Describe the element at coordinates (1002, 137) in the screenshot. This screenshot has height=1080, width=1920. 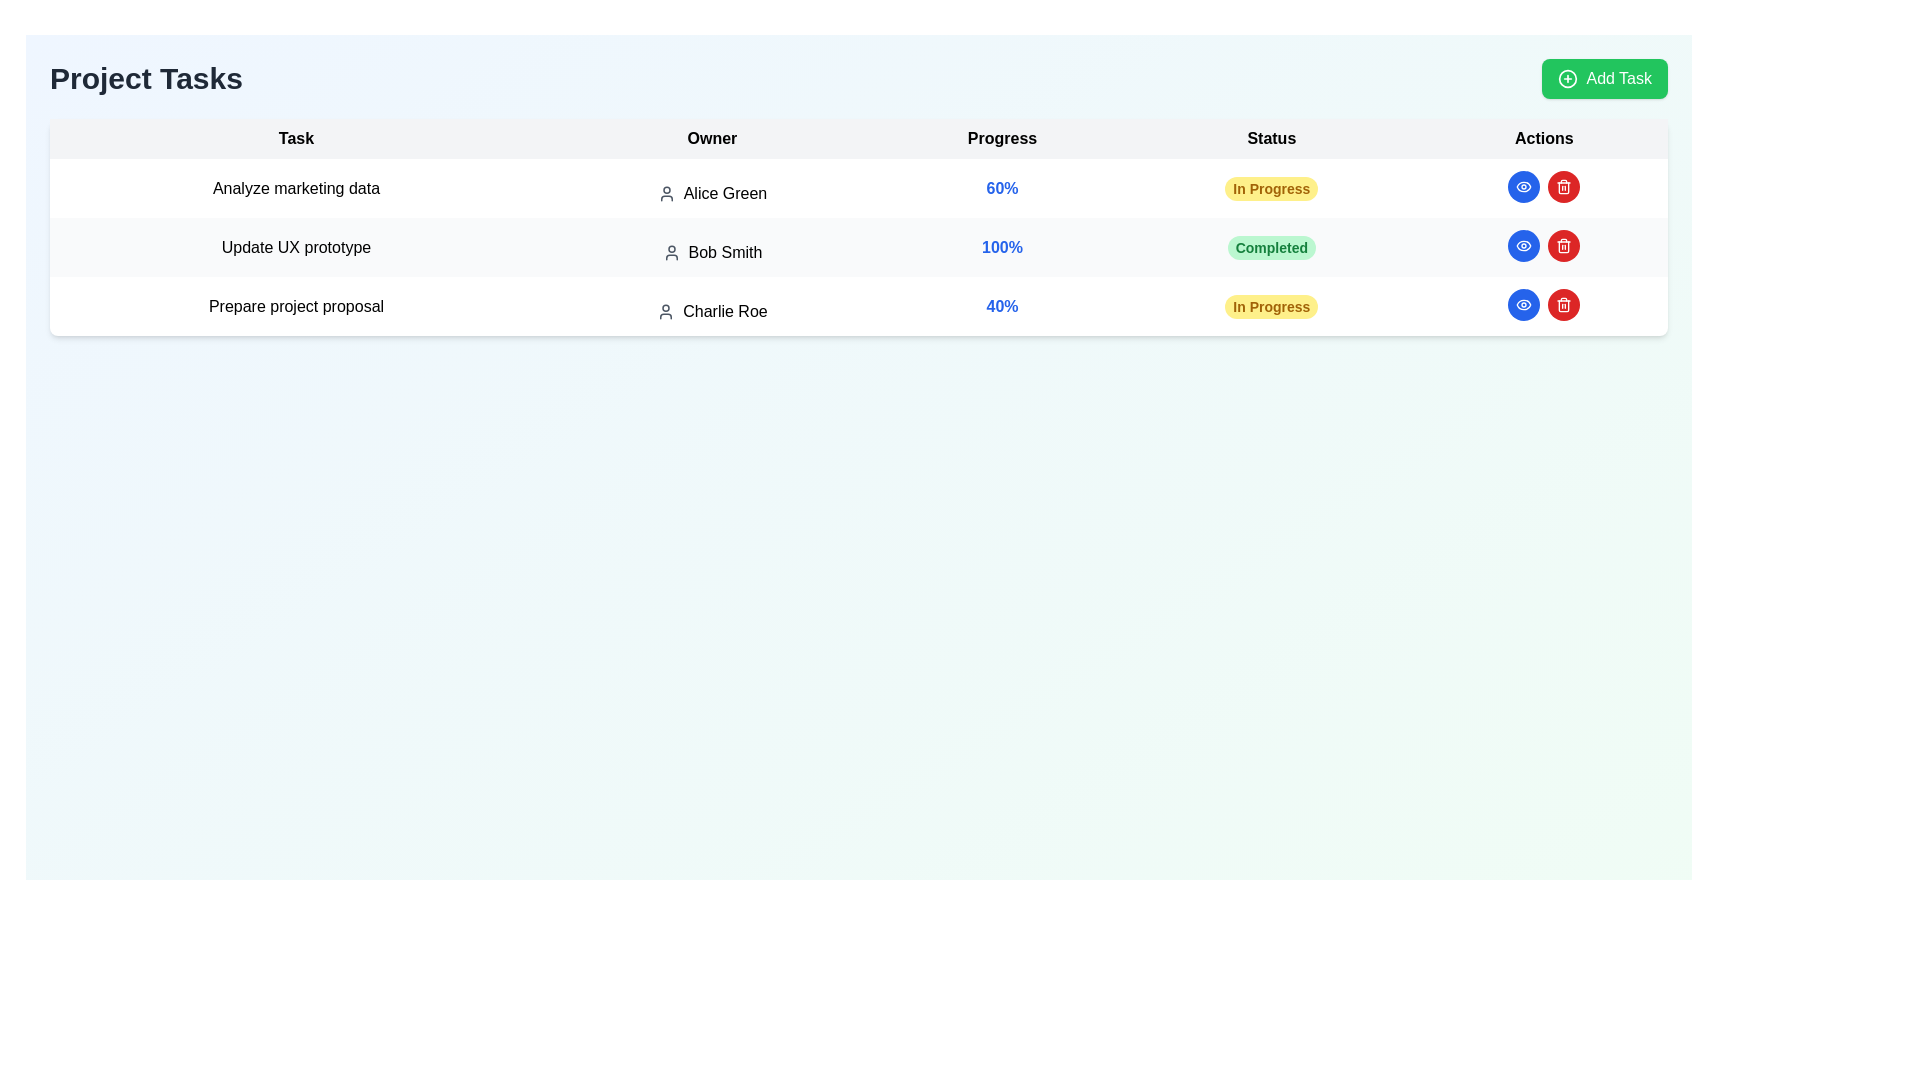
I see `the text label displaying 'Progress' in bold black font, which is the third column header in a table, located between the 'Owner' and 'Status' headers` at that location.